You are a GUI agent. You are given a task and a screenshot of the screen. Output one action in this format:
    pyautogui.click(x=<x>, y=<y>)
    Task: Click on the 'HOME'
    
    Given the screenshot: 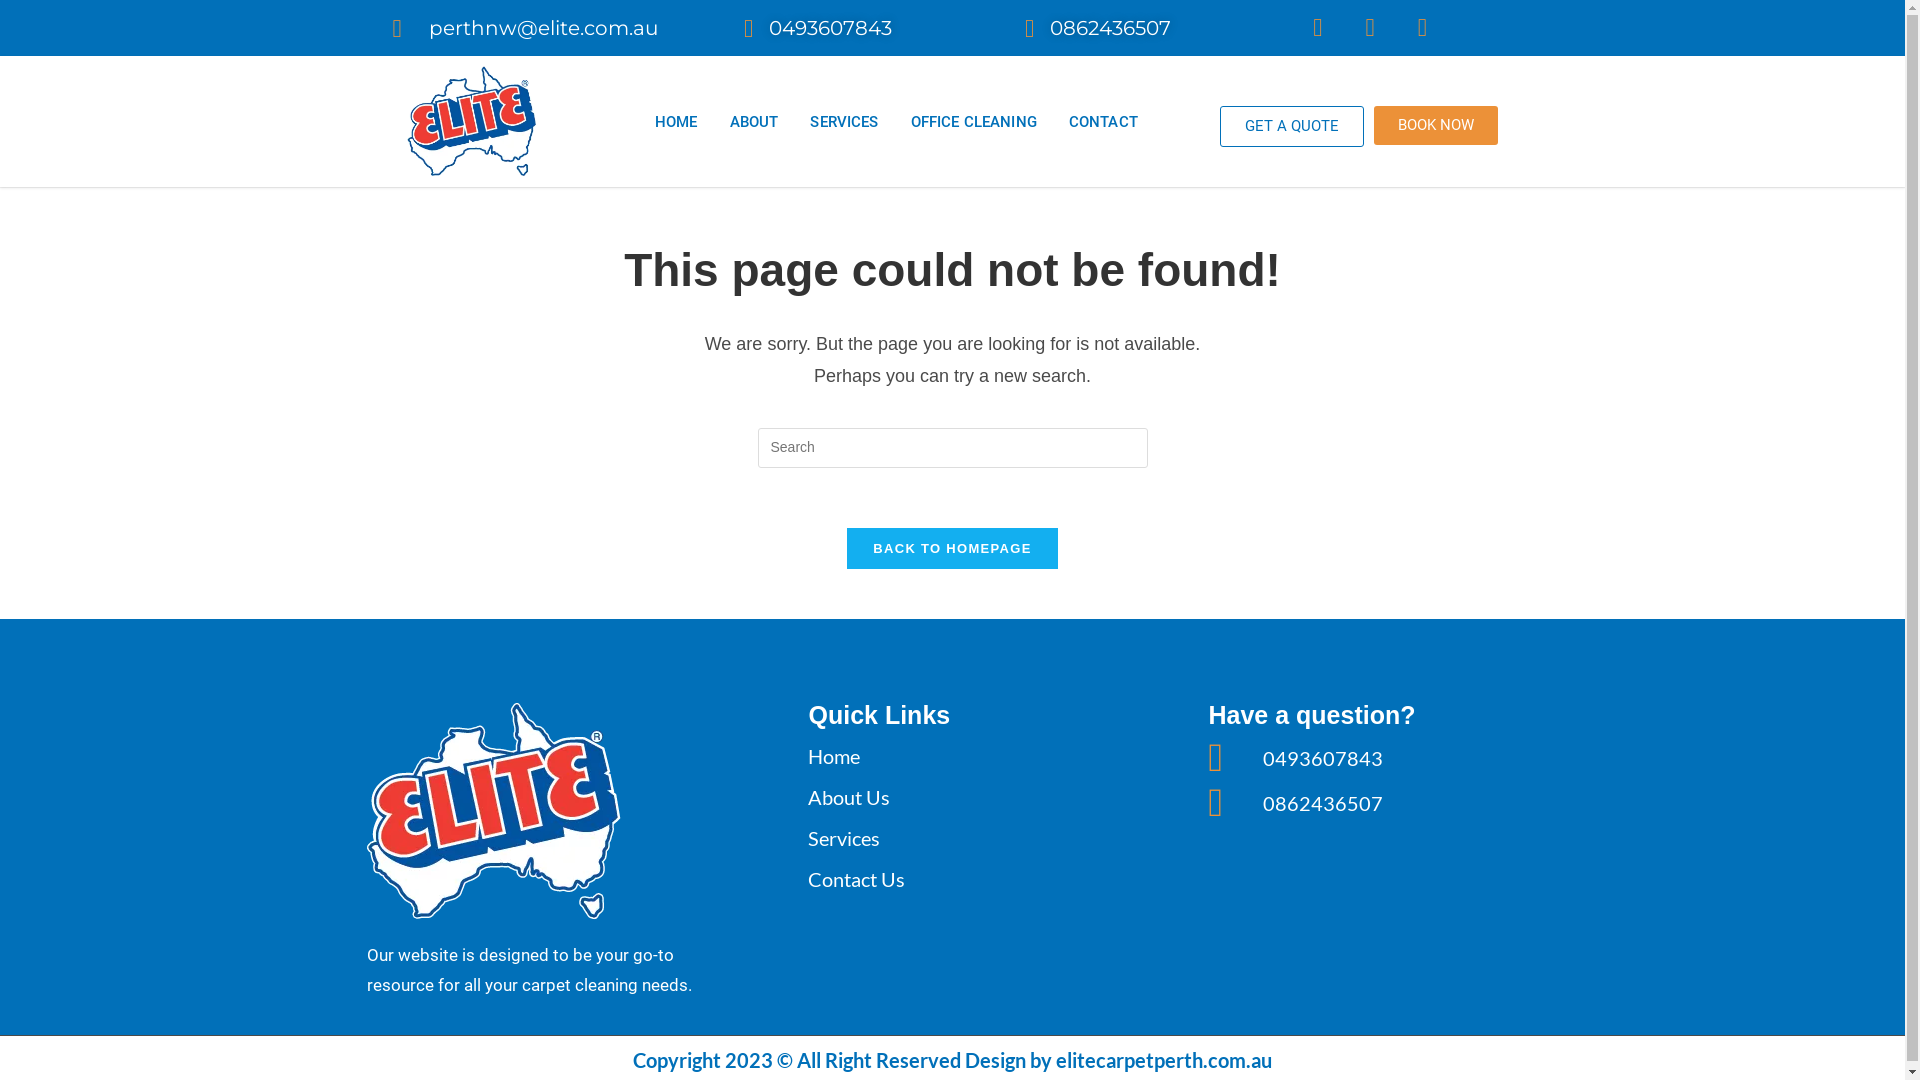 What is the action you would take?
    pyautogui.click(x=676, y=122)
    